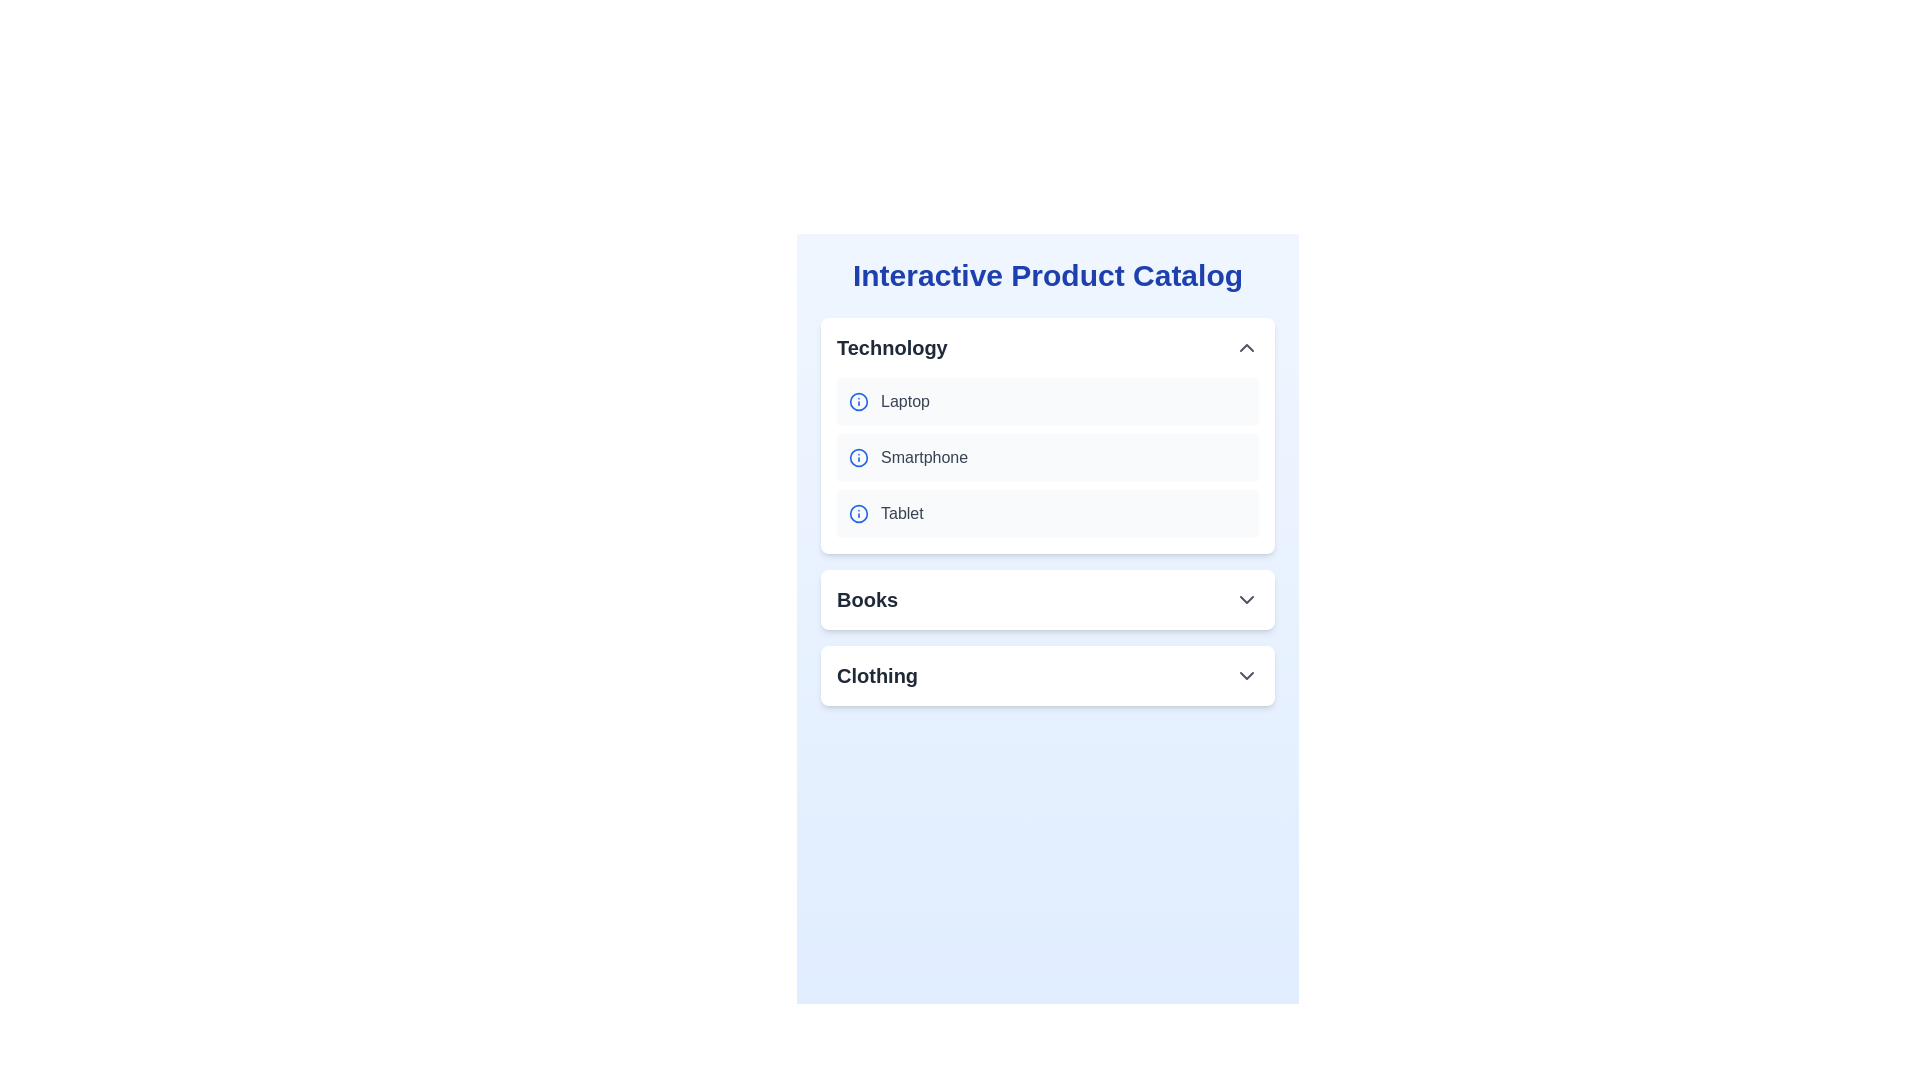 The width and height of the screenshot is (1920, 1080). Describe the element at coordinates (1246, 599) in the screenshot. I see `the downward-pointing chevron button` at that location.